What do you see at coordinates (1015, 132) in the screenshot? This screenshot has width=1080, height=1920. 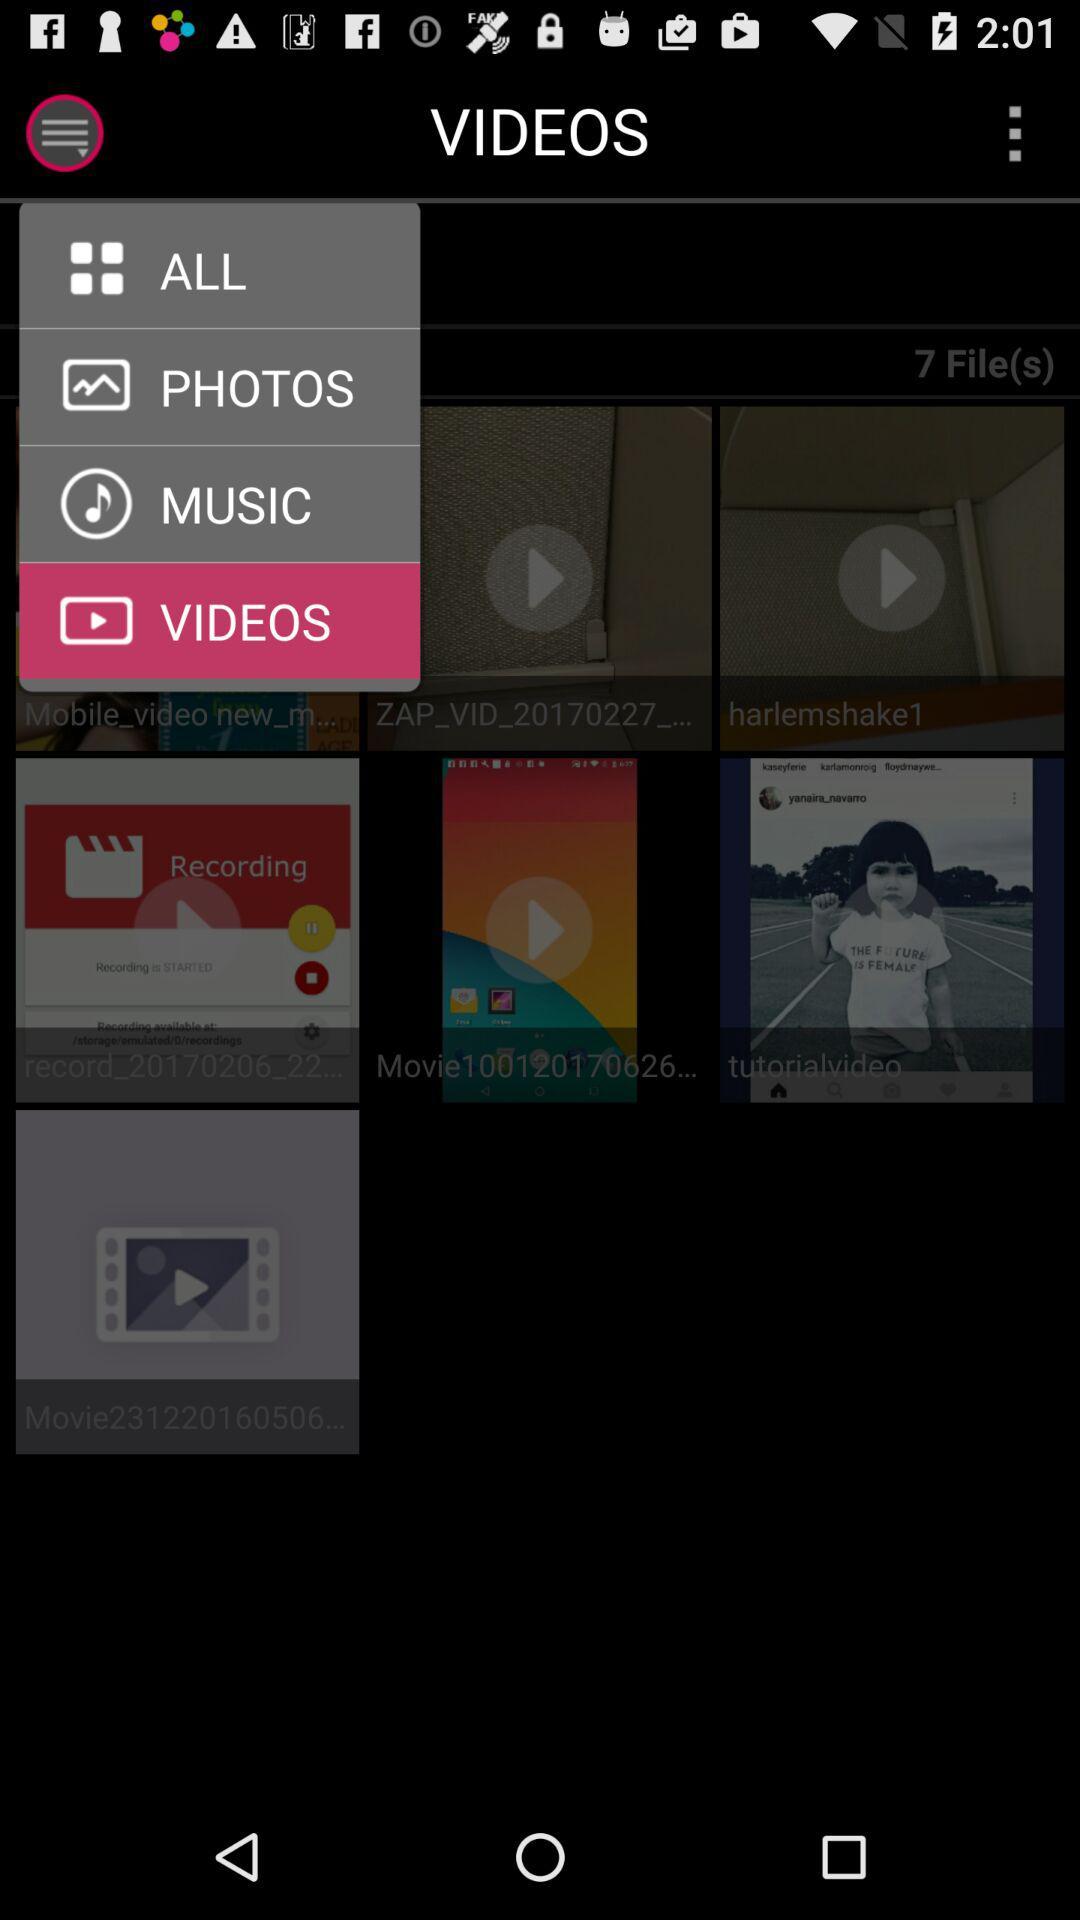 I see `dropdown` at bounding box center [1015, 132].